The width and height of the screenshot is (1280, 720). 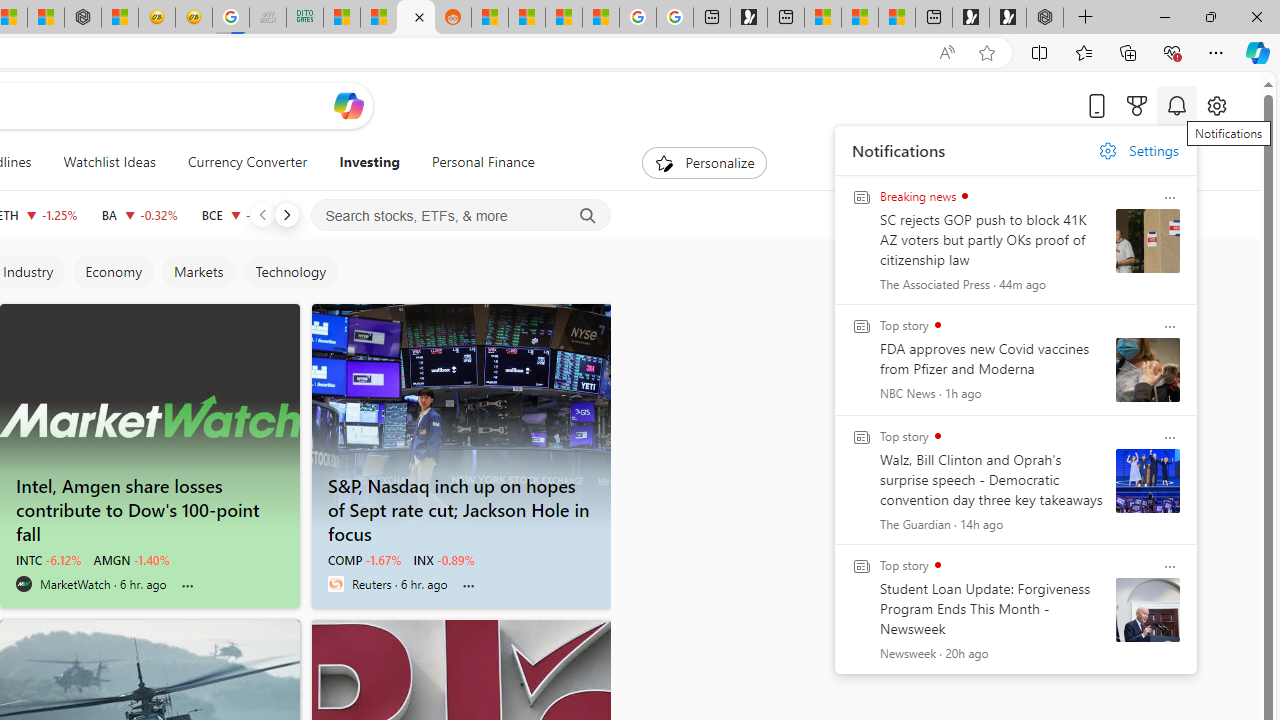 I want to click on 'Navy Quest', so click(x=266, y=17).